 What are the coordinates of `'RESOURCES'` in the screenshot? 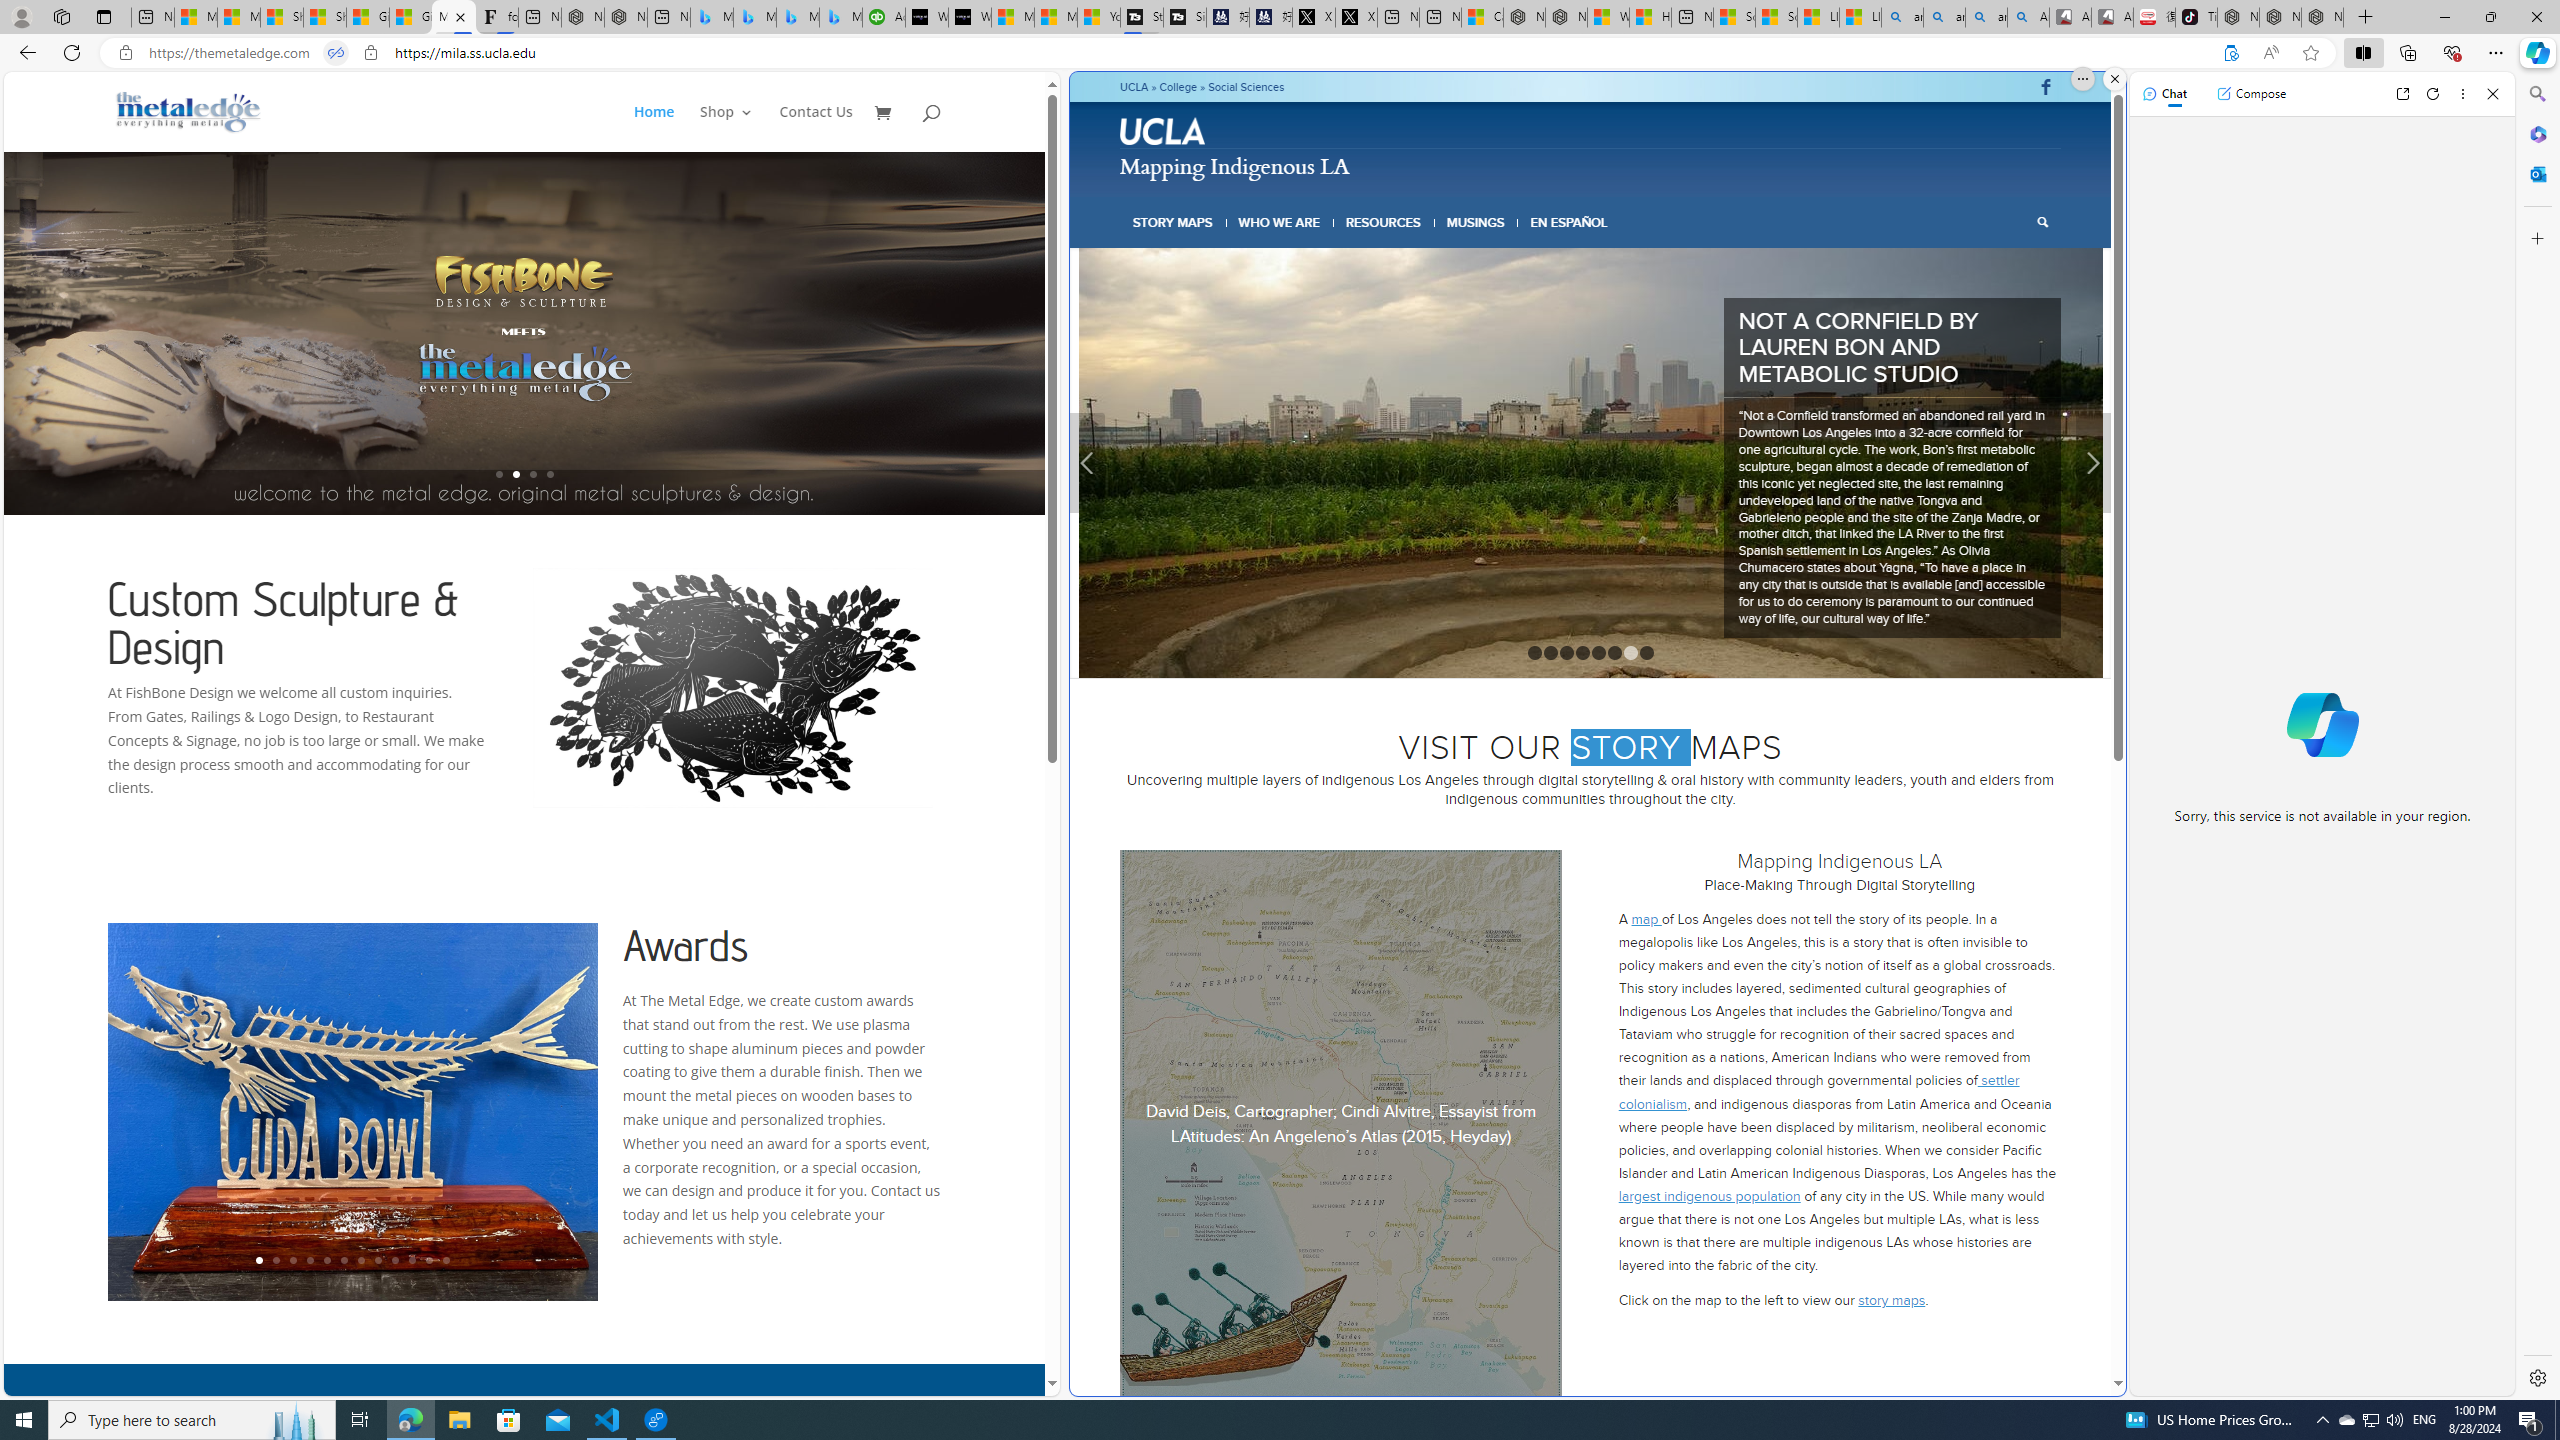 It's located at (1381, 222).